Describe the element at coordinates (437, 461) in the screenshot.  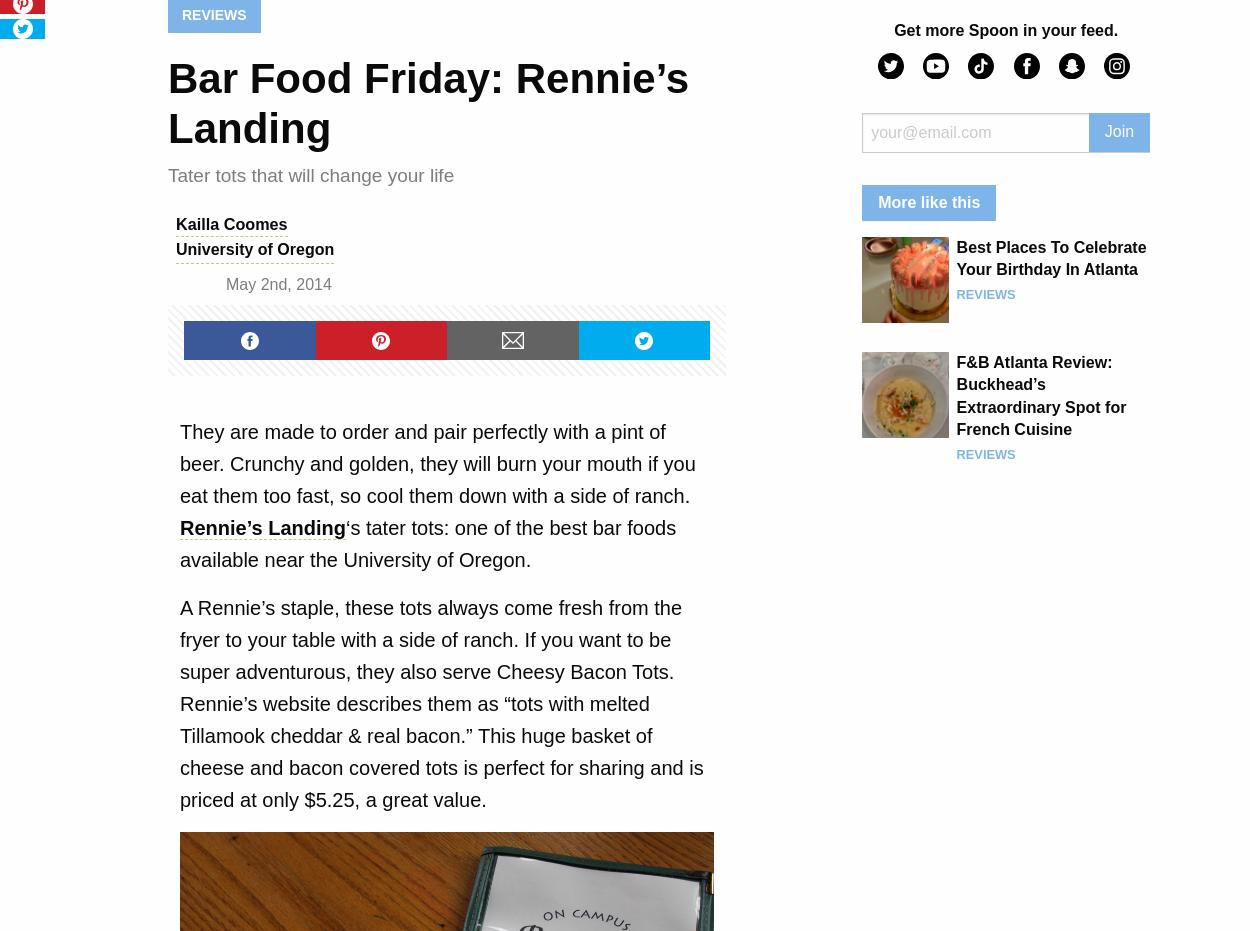
I see `'They are made to order and pair perfectly with a pint of beer. Crunchy and golden, they will burn your mouth if you eat them too fast, so cool them down with a side of ranch.'` at that location.